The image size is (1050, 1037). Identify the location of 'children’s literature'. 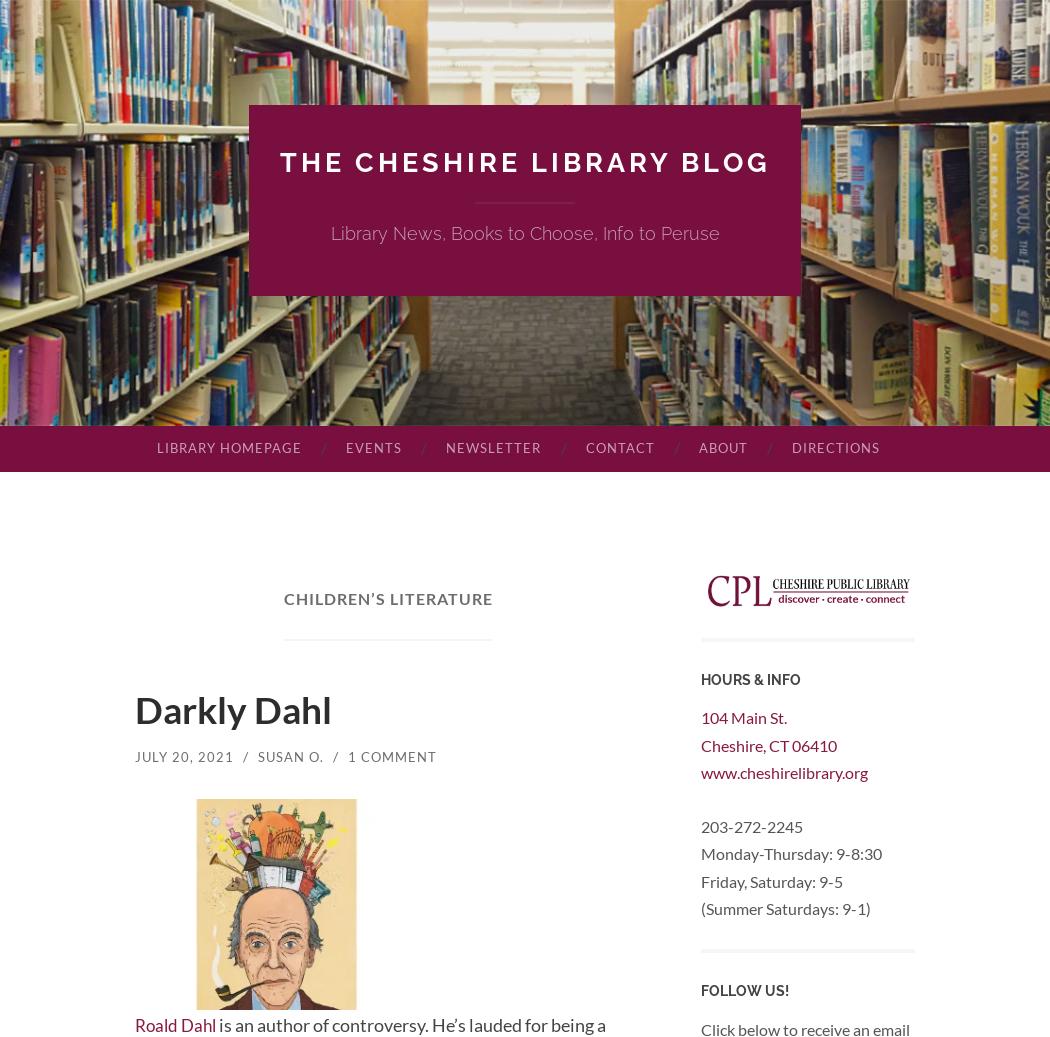
(388, 598).